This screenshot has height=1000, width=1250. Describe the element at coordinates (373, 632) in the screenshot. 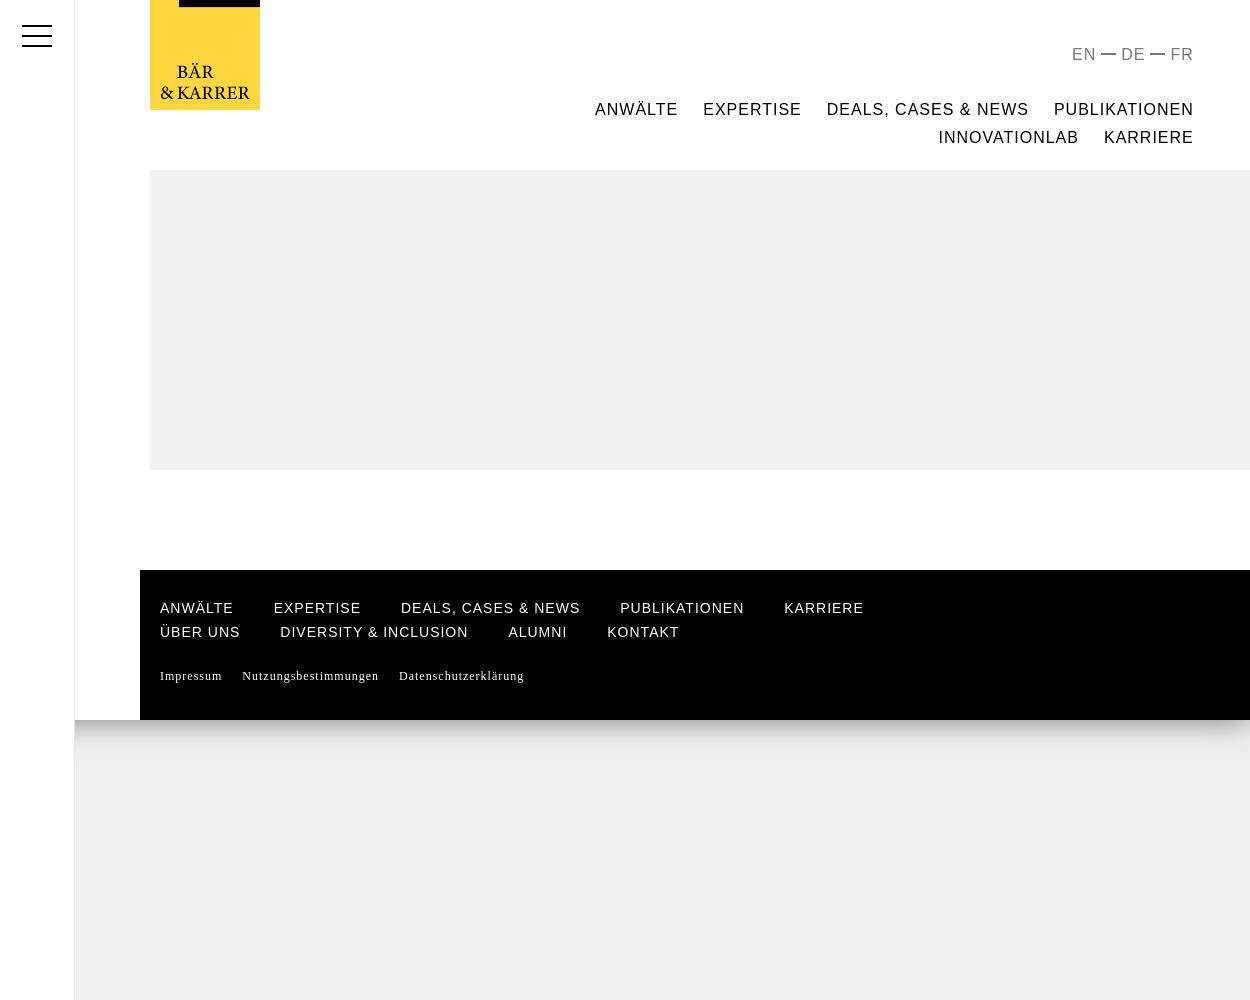

I see `'Diversity & Inclusion'` at that location.